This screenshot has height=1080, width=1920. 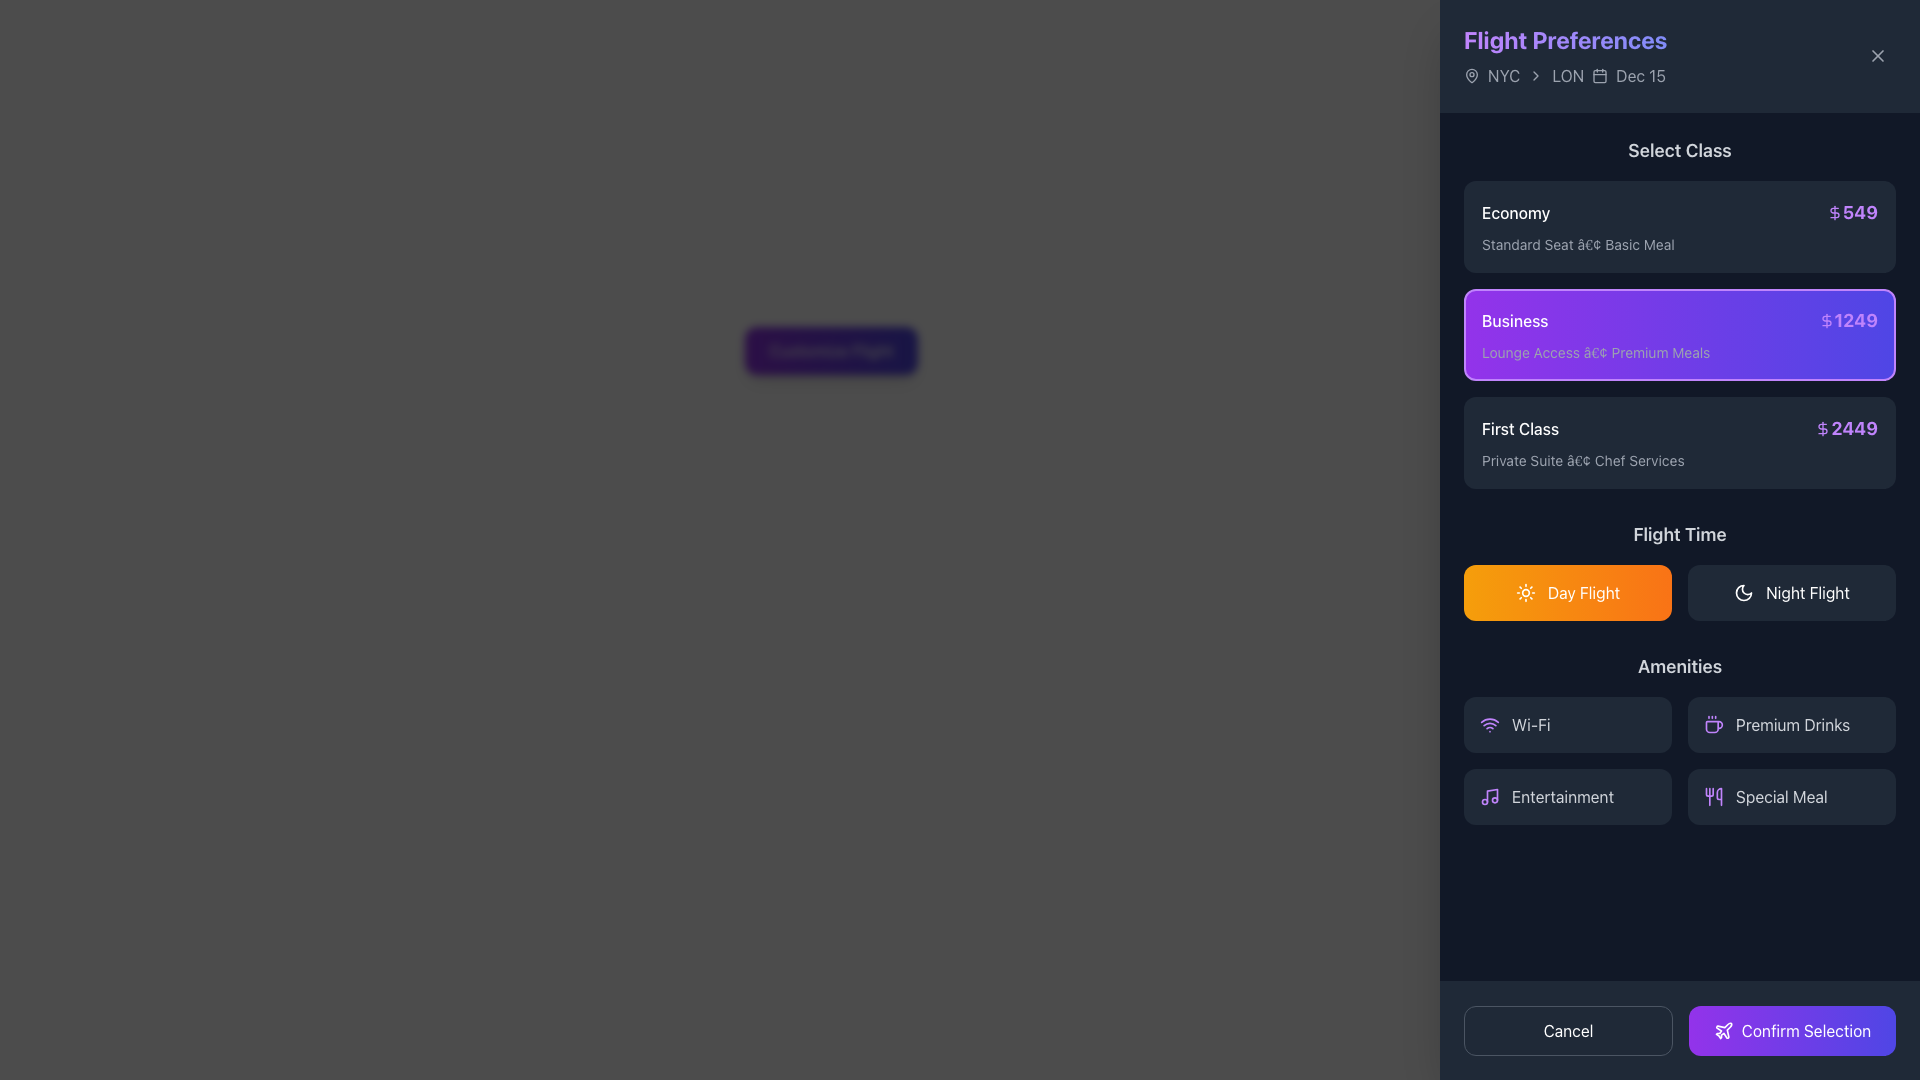 What do you see at coordinates (1564, 39) in the screenshot?
I see `the Text header indicating overall theme or purpose of flight preferences, located at the top of the panel` at bounding box center [1564, 39].